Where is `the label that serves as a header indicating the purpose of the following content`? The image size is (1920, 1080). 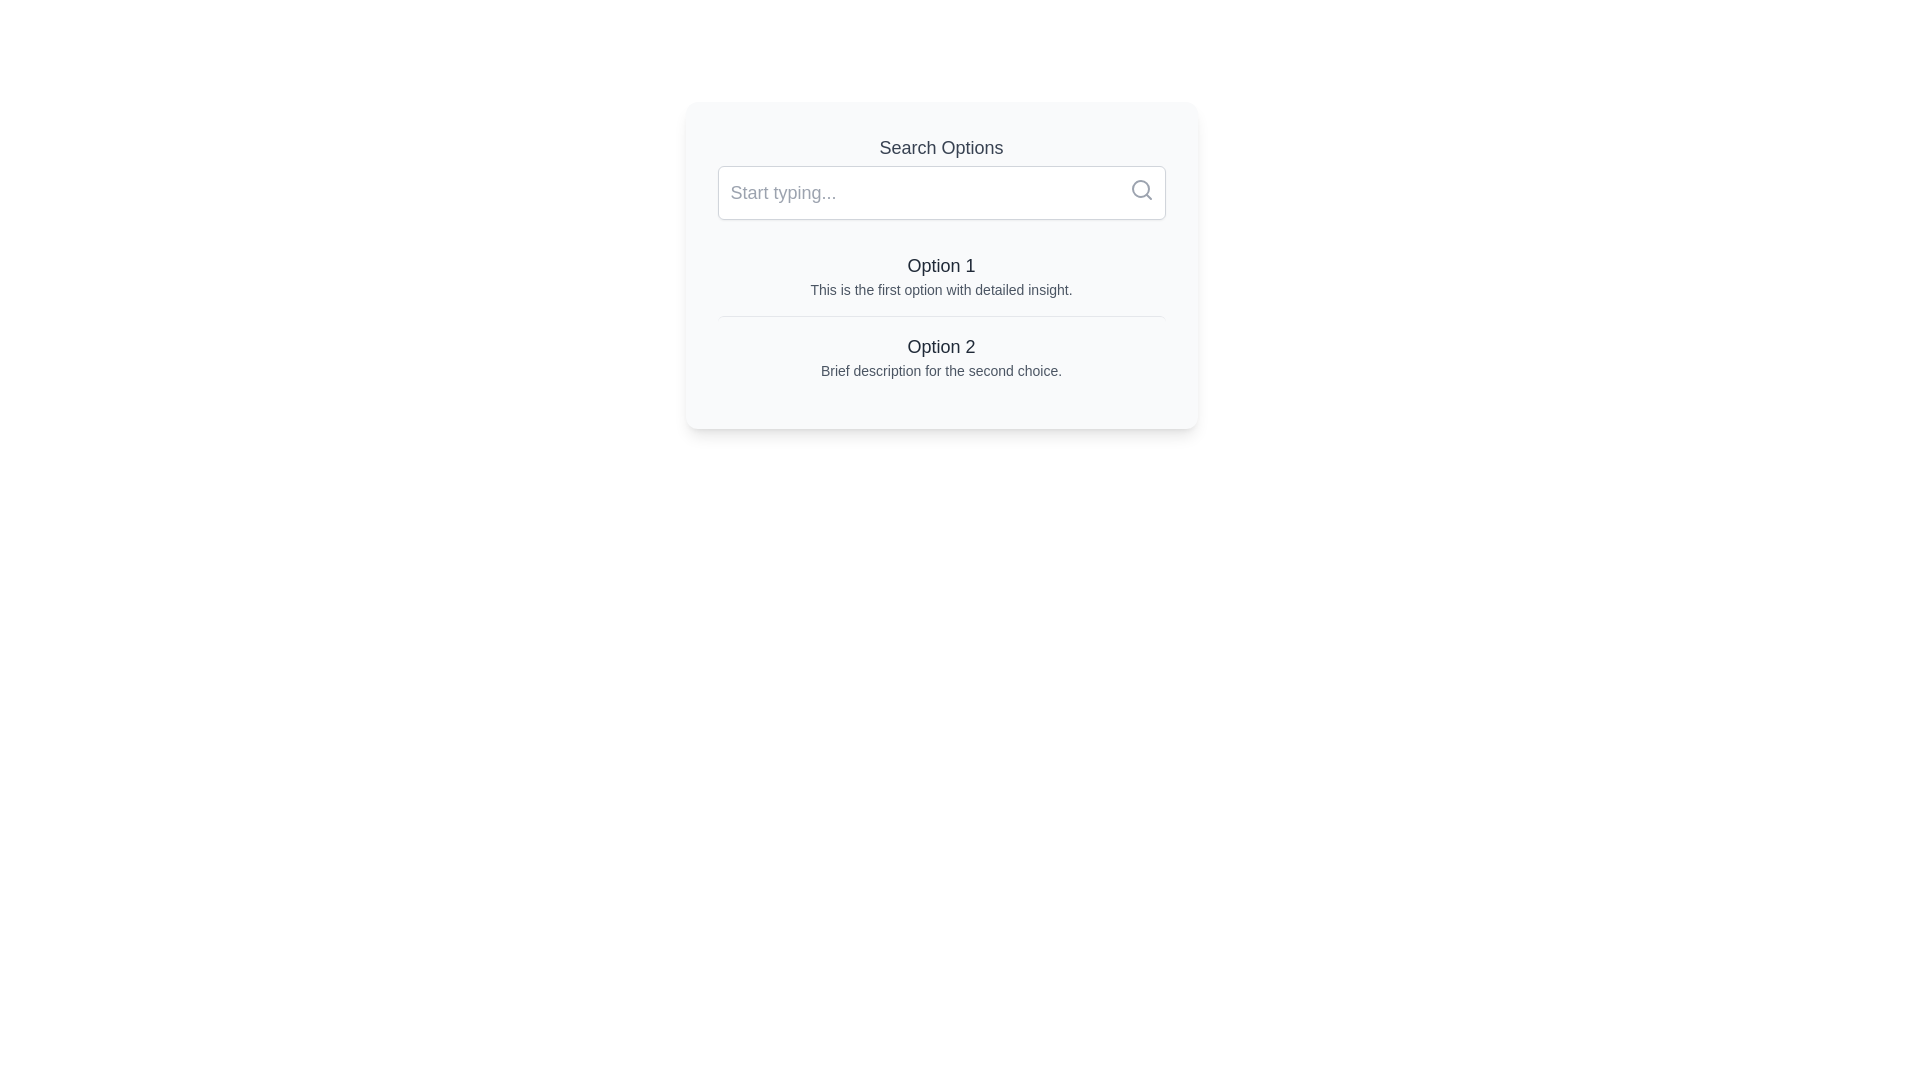
the label that serves as a header indicating the purpose of the following content is located at coordinates (940, 146).